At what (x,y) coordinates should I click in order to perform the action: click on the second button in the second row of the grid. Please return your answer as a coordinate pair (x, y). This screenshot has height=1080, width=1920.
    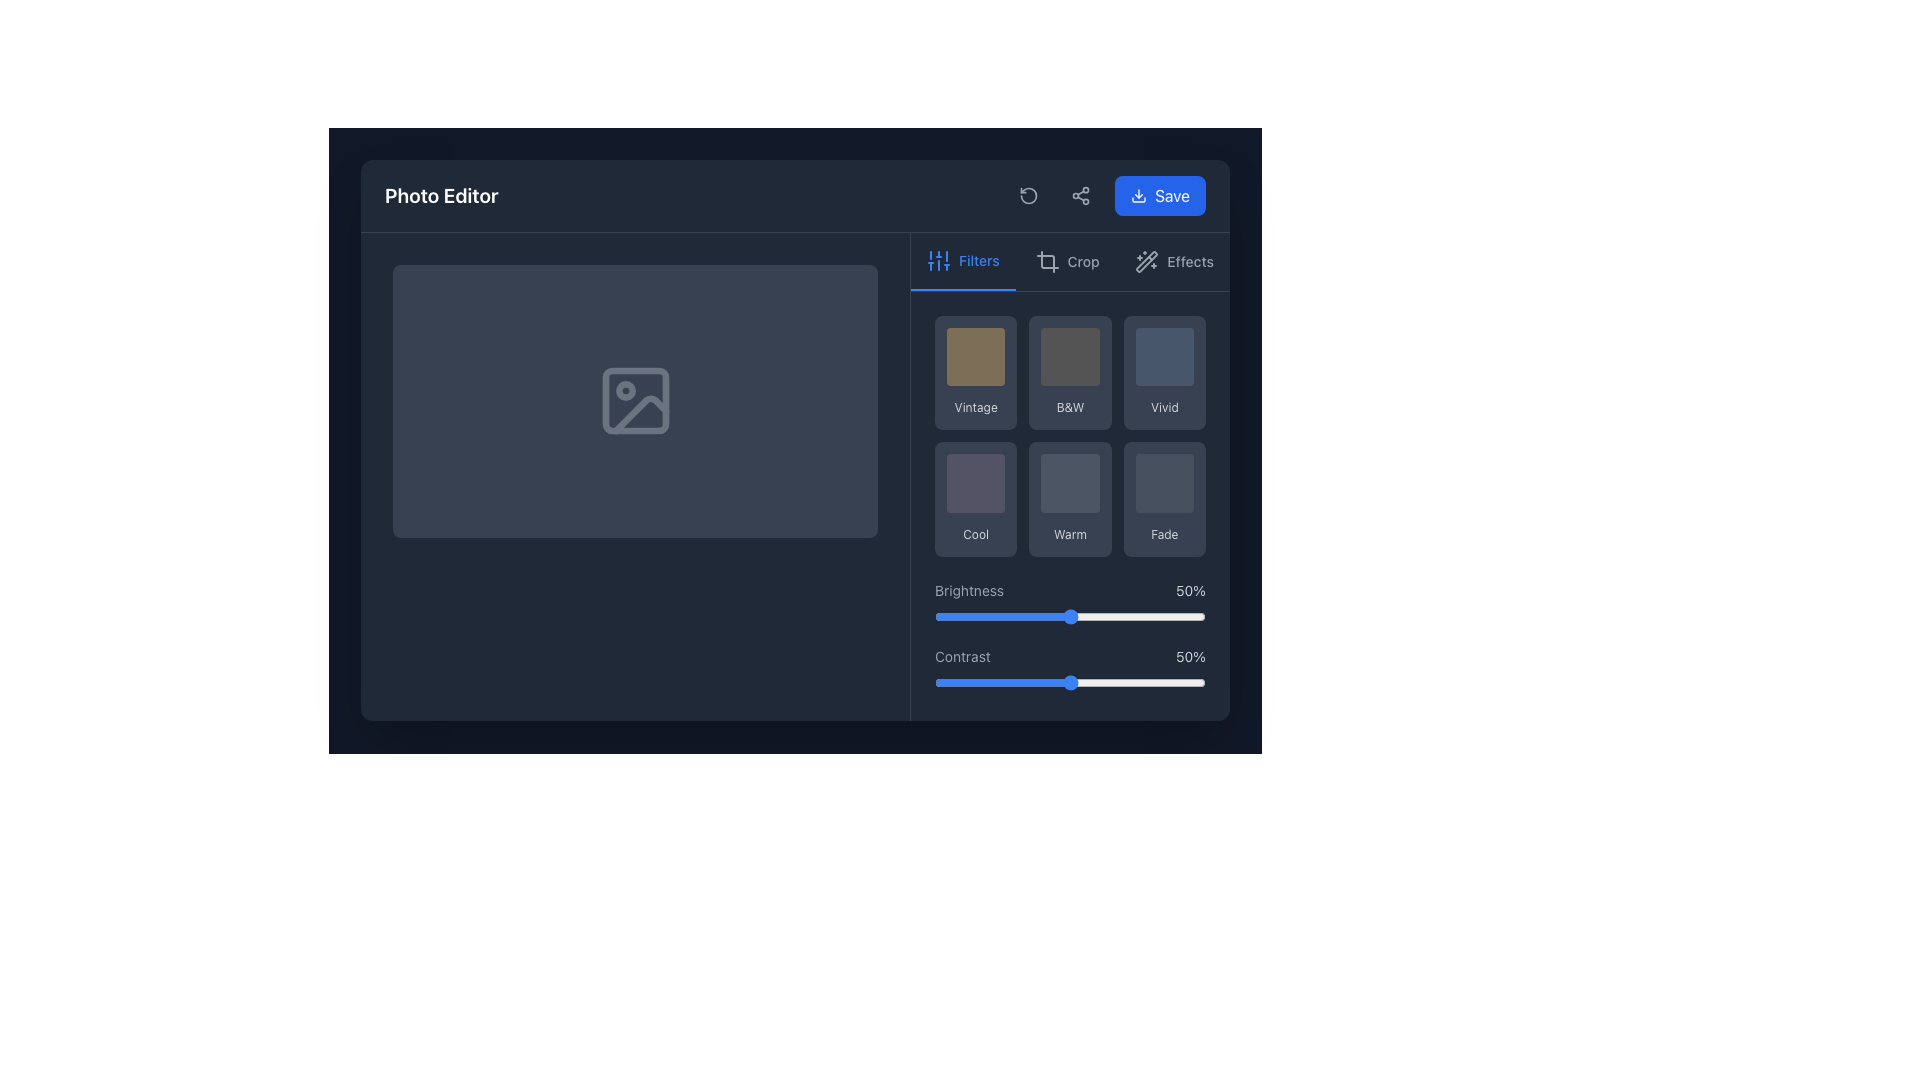
    Looking at the image, I should click on (1069, 498).